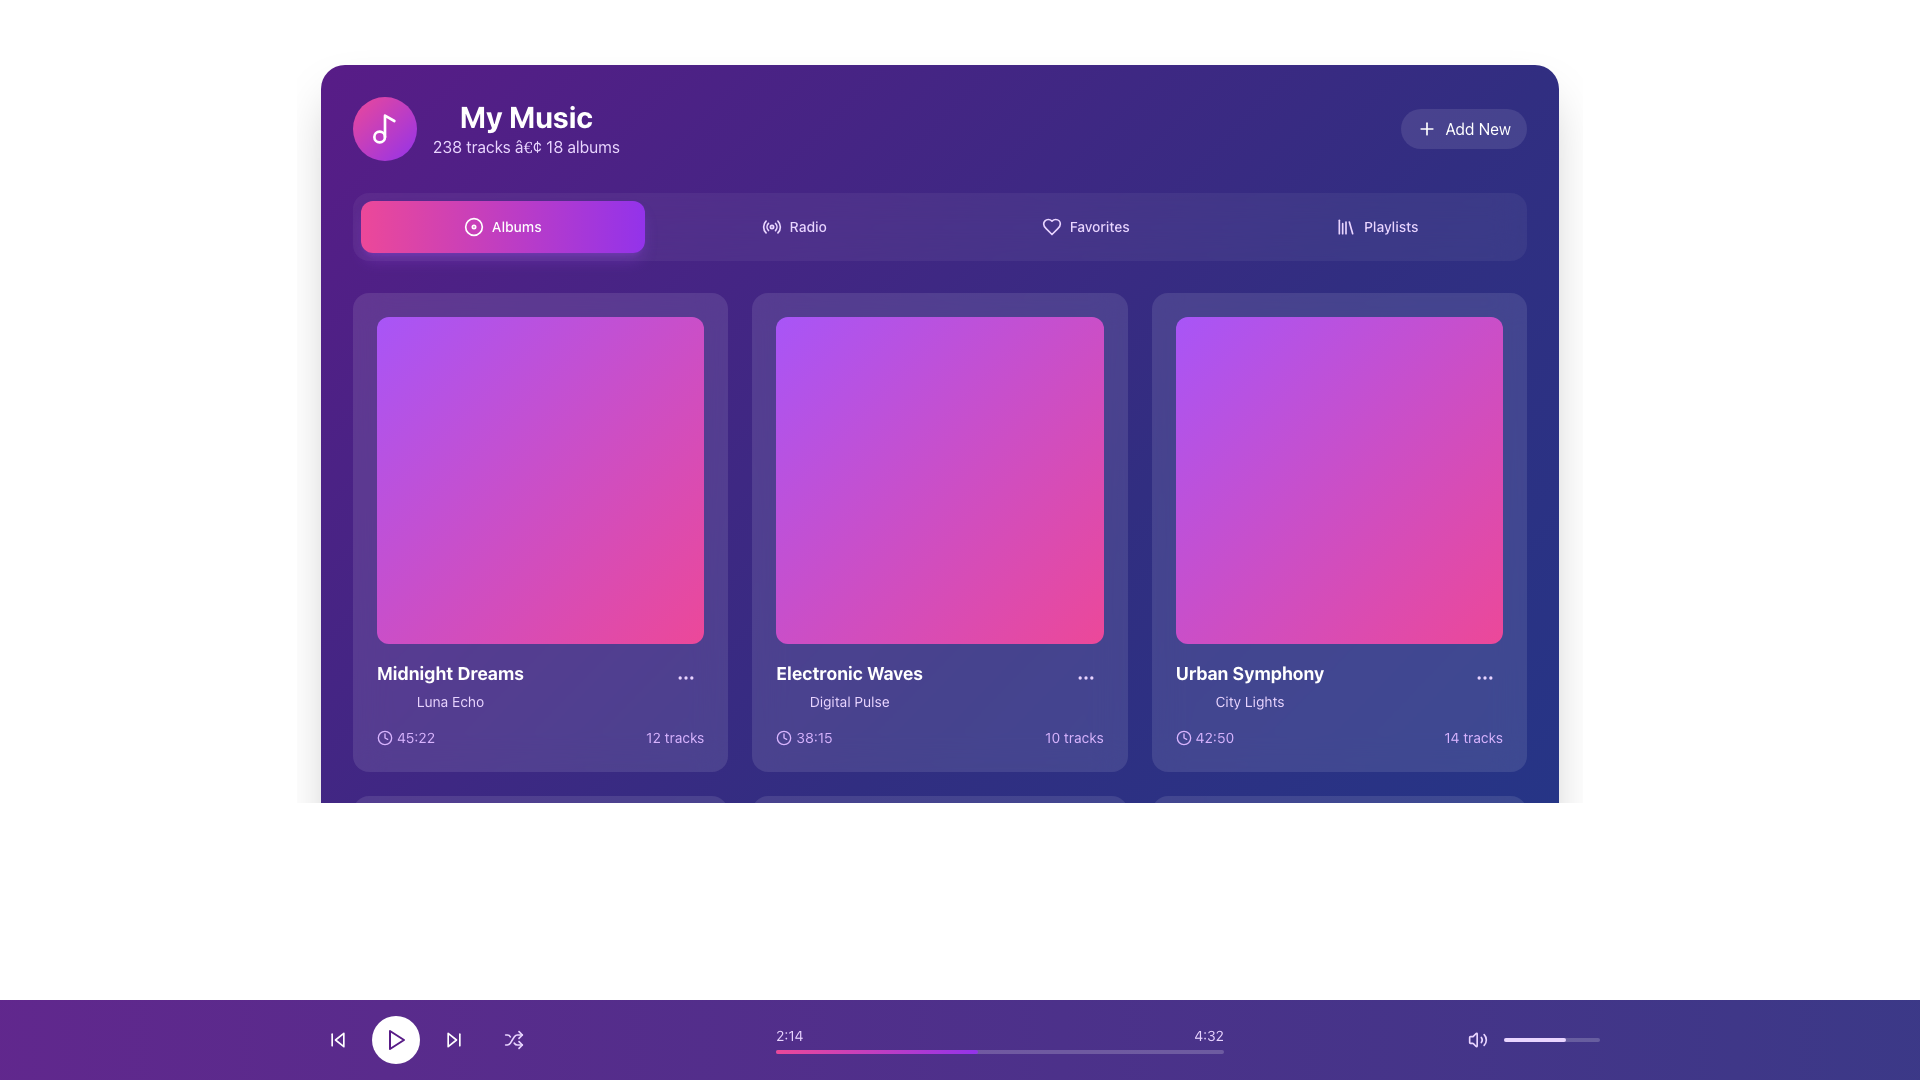  Describe the element at coordinates (395, 1039) in the screenshot. I see `the purple play button icon located inside a circular white button at the bottom-center of the media controls bar to play the media` at that location.